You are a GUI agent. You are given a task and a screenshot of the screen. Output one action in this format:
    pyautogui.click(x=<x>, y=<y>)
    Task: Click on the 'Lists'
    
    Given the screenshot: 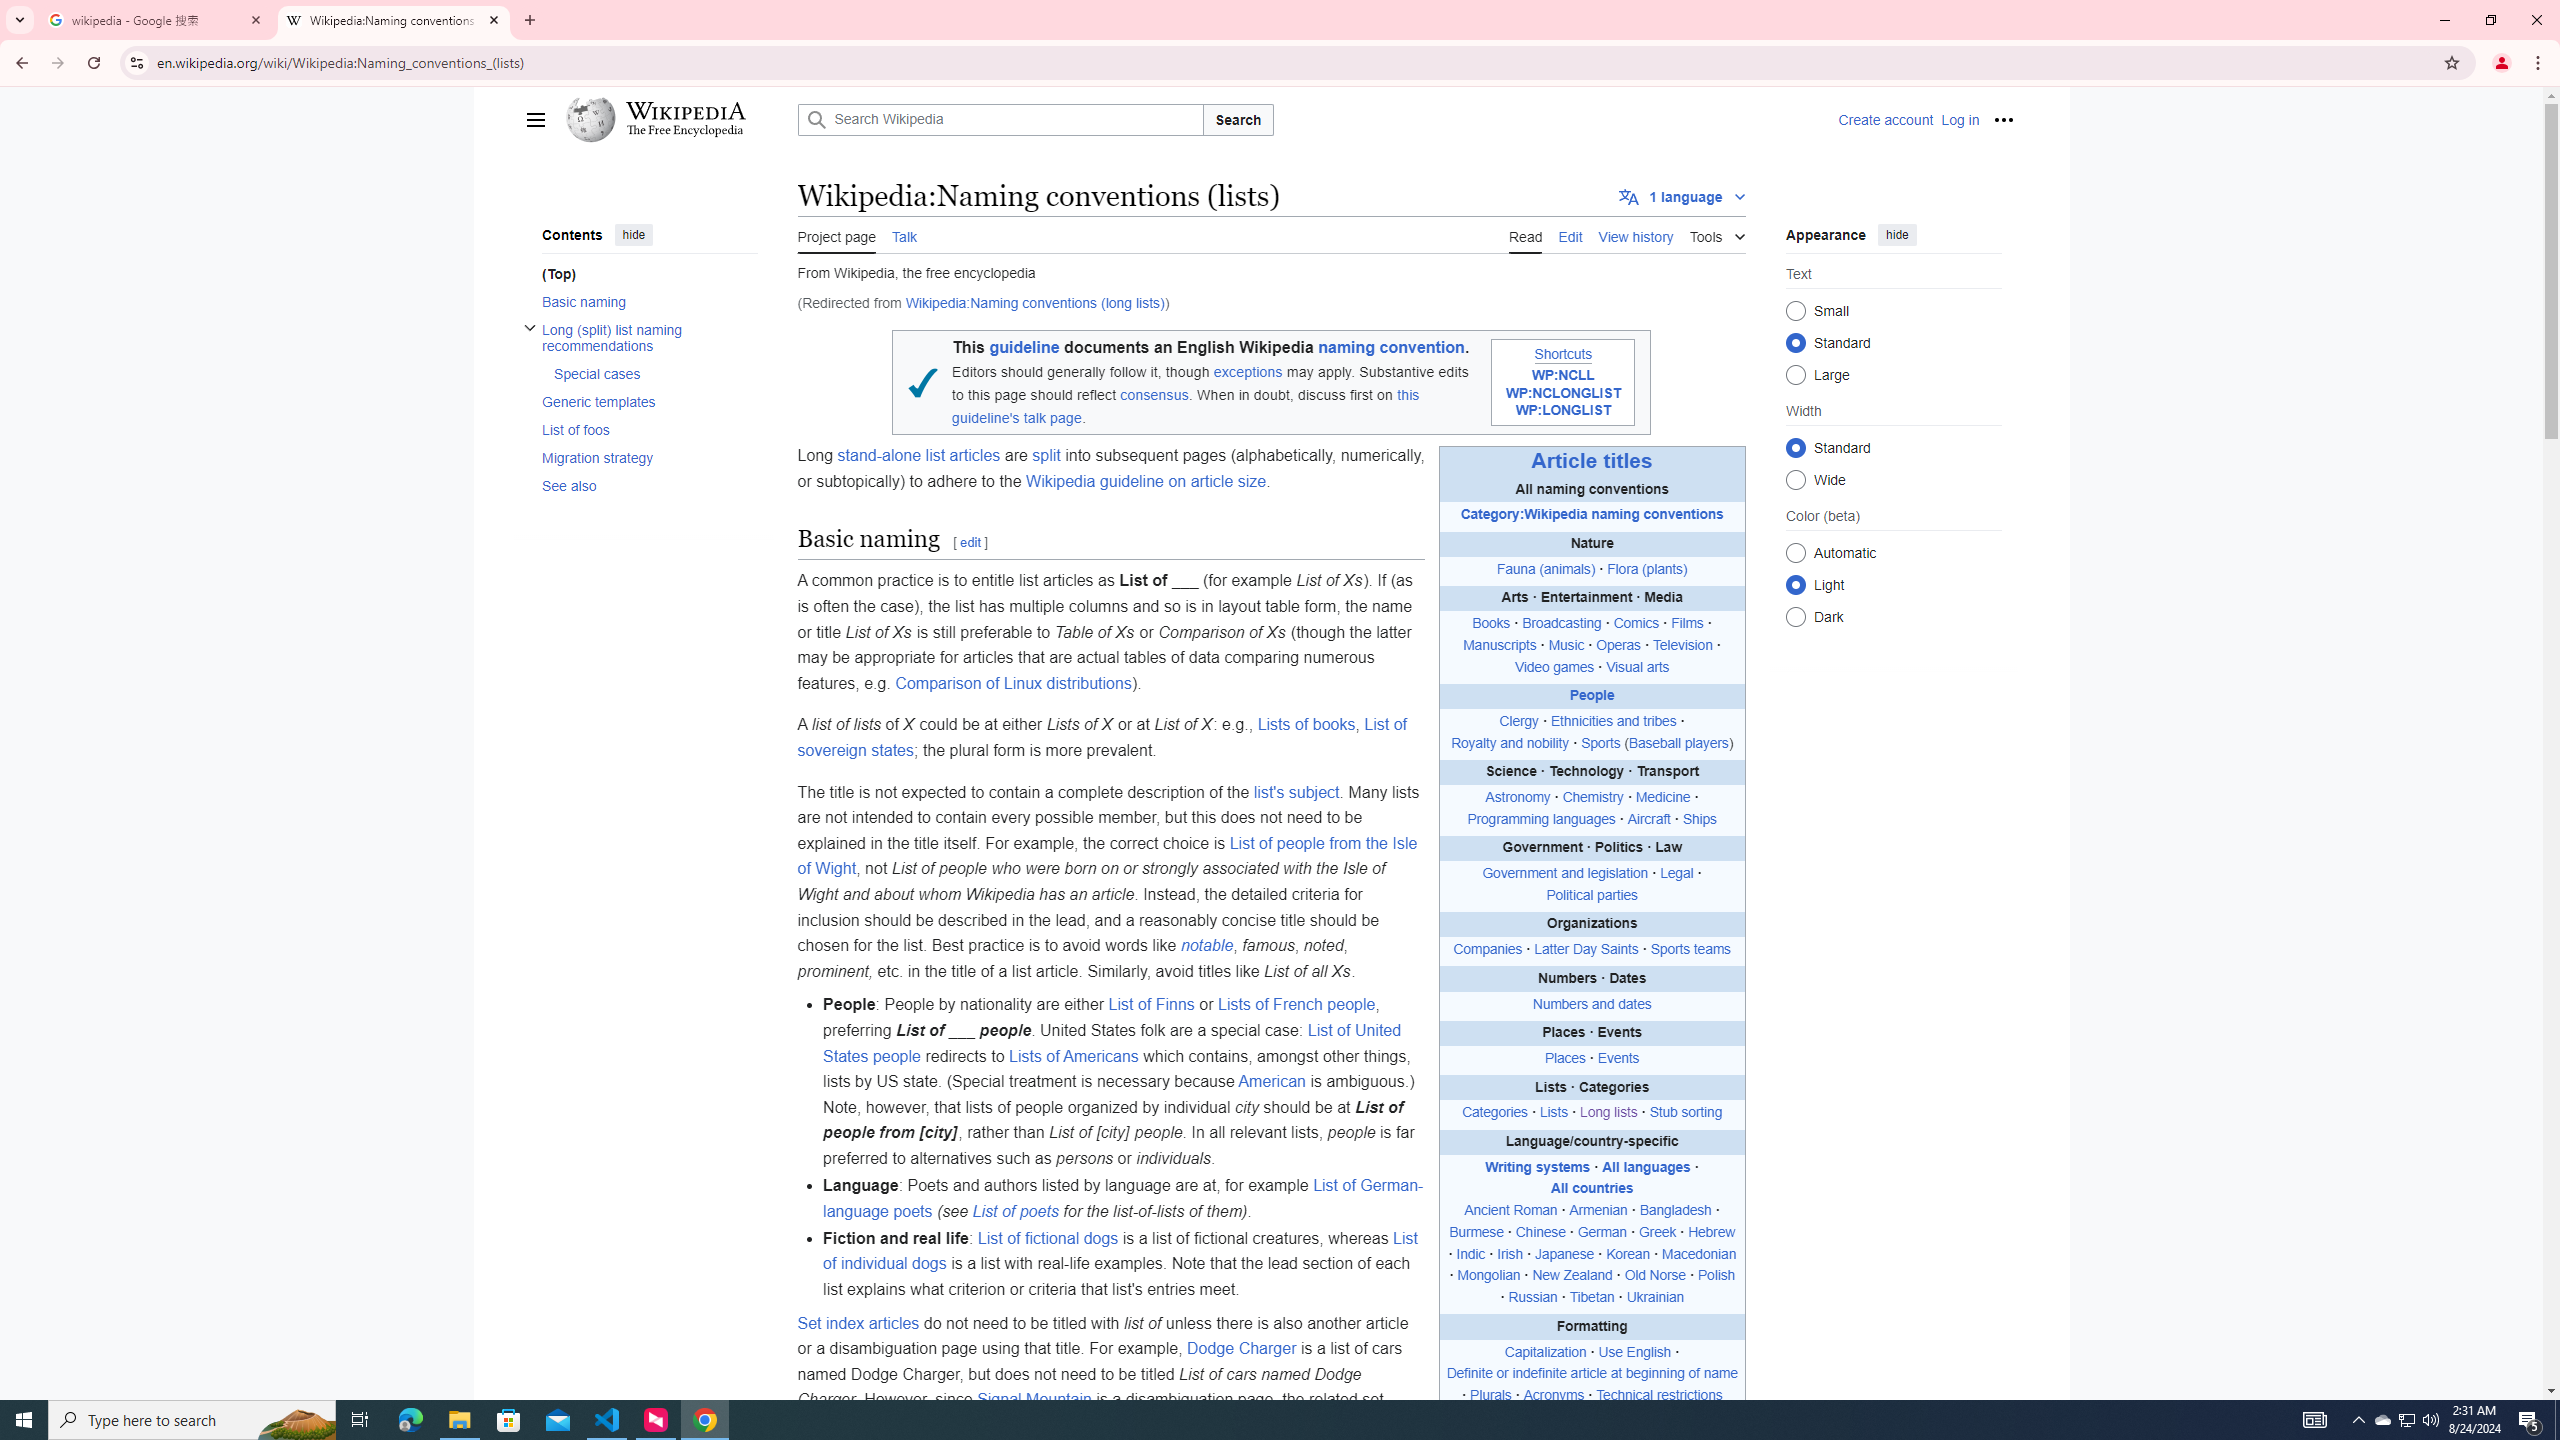 What is the action you would take?
    pyautogui.click(x=1553, y=1111)
    